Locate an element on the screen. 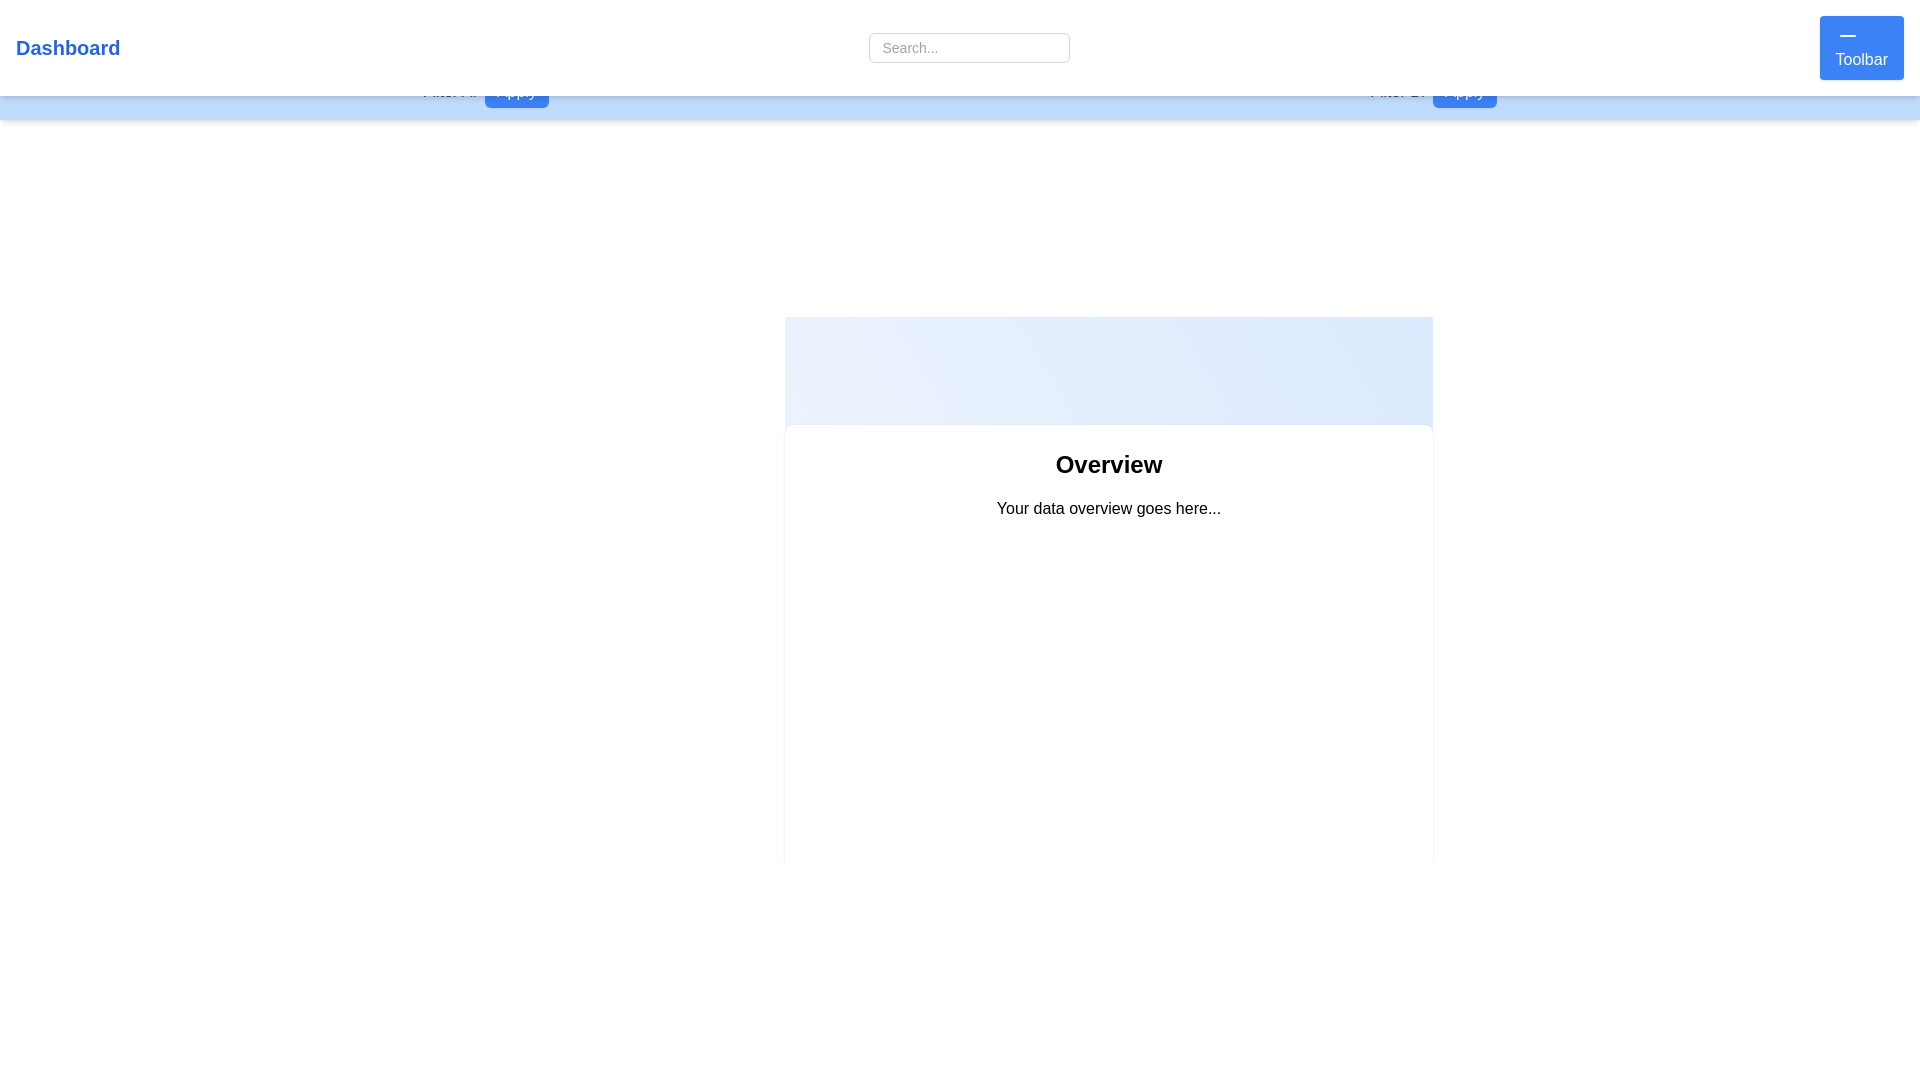 This screenshot has height=1080, width=1920. the text label displaying 'Filter B:' which is styled in gray and located to the left of the blue 'Apply' button in the top horizontal bar of the interface is located at coordinates (1396, 92).